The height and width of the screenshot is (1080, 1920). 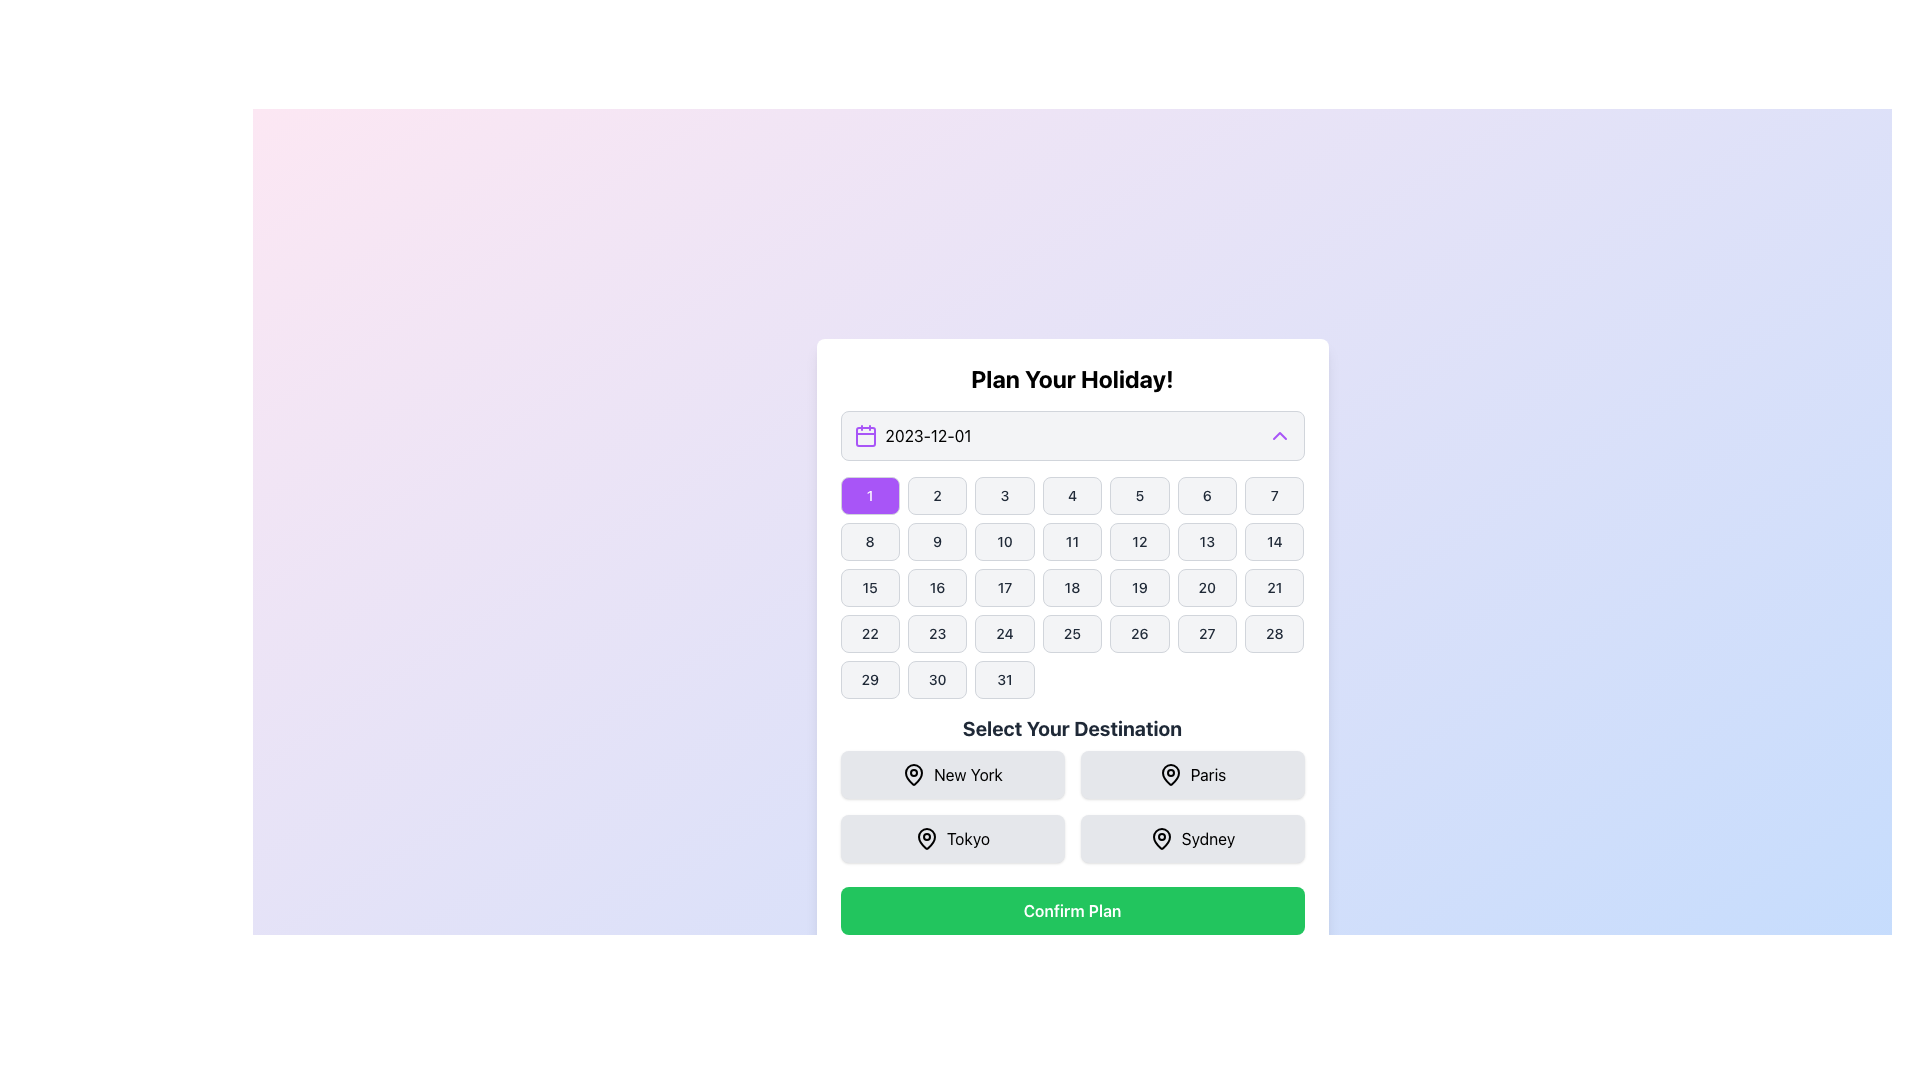 I want to click on the date selection button labeled '24' in the calendar UI under the 'Plan Your Holiday!' section, so click(x=1005, y=633).